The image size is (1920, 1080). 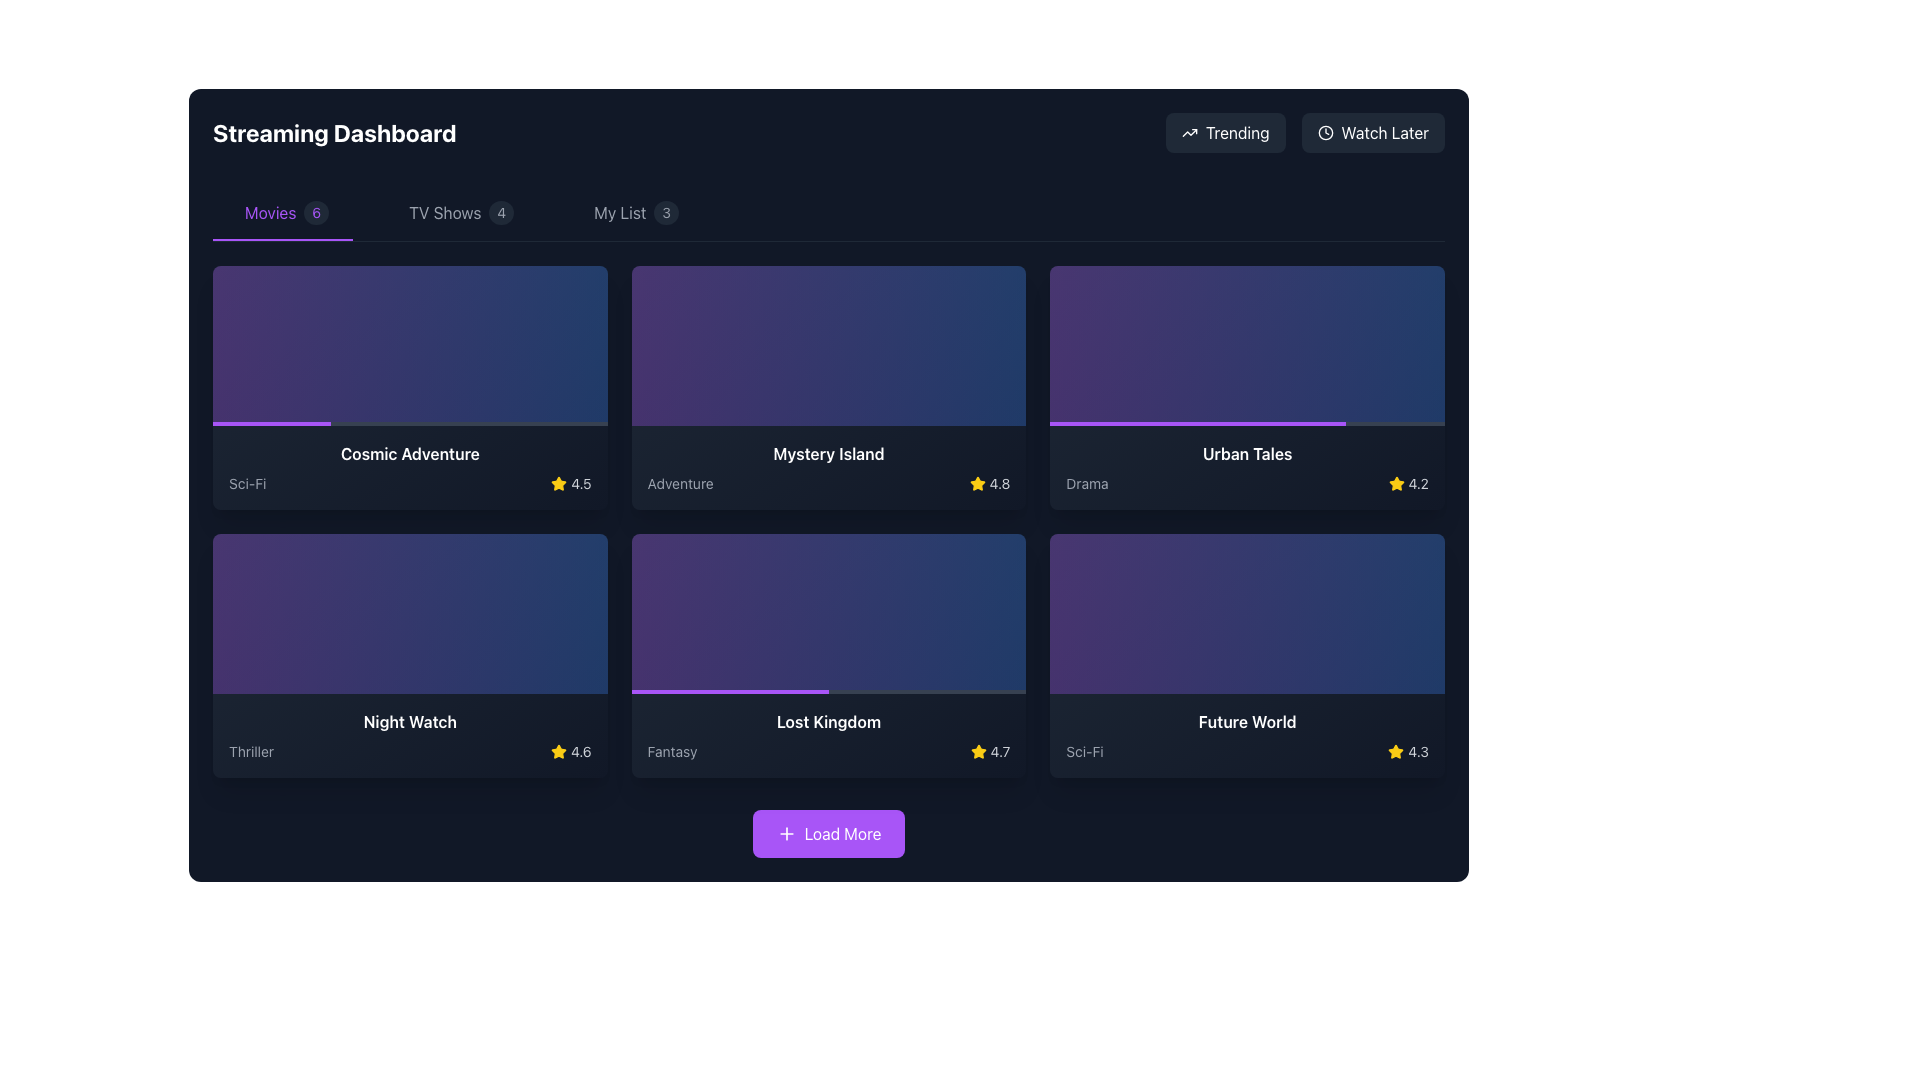 What do you see at coordinates (829, 833) in the screenshot?
I see `the 'Load More' button, which is a vibrant purple rectangular button with rounded corners located at the bottom center of the interface` at bounding box center [829, 833].